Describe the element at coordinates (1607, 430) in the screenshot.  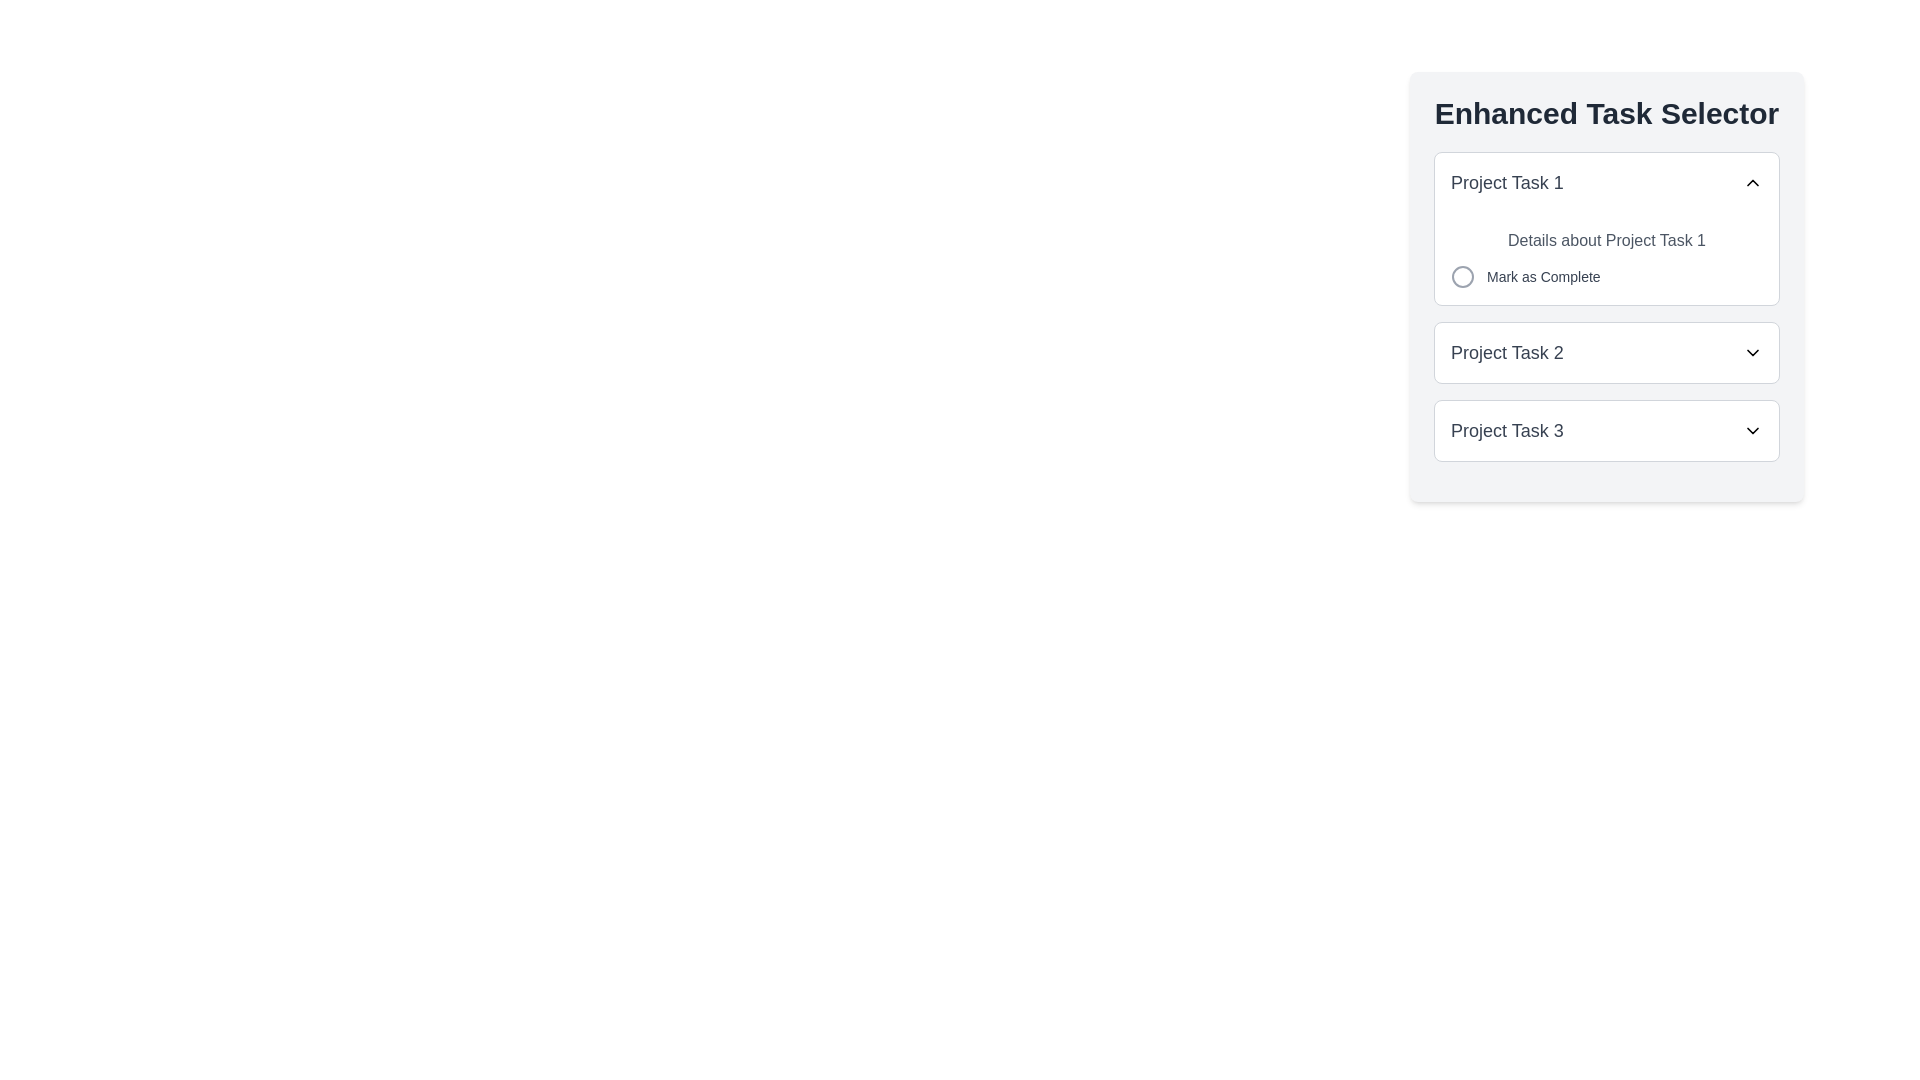
I see `the arrow` at that location.